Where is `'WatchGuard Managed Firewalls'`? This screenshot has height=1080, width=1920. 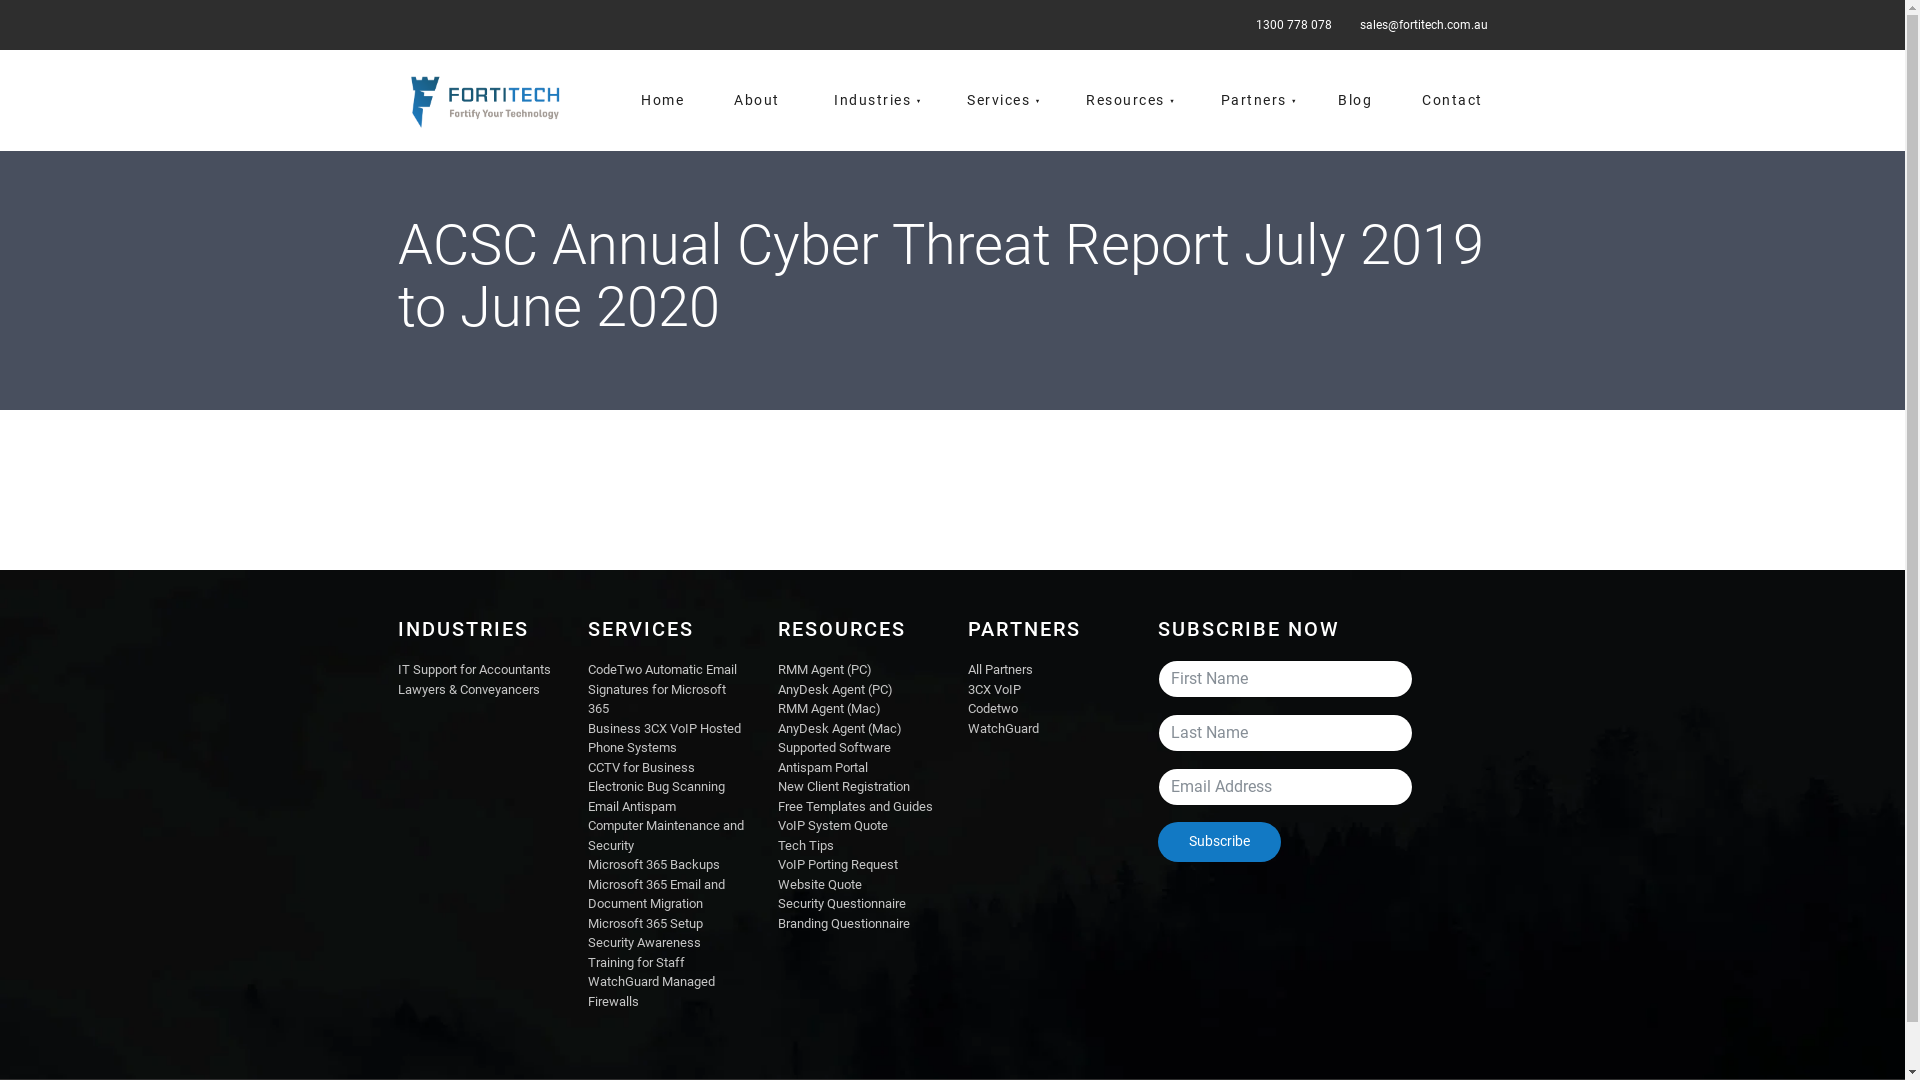
'WatchGuard Managed Firewalls' is located at coordinates (651, 991).